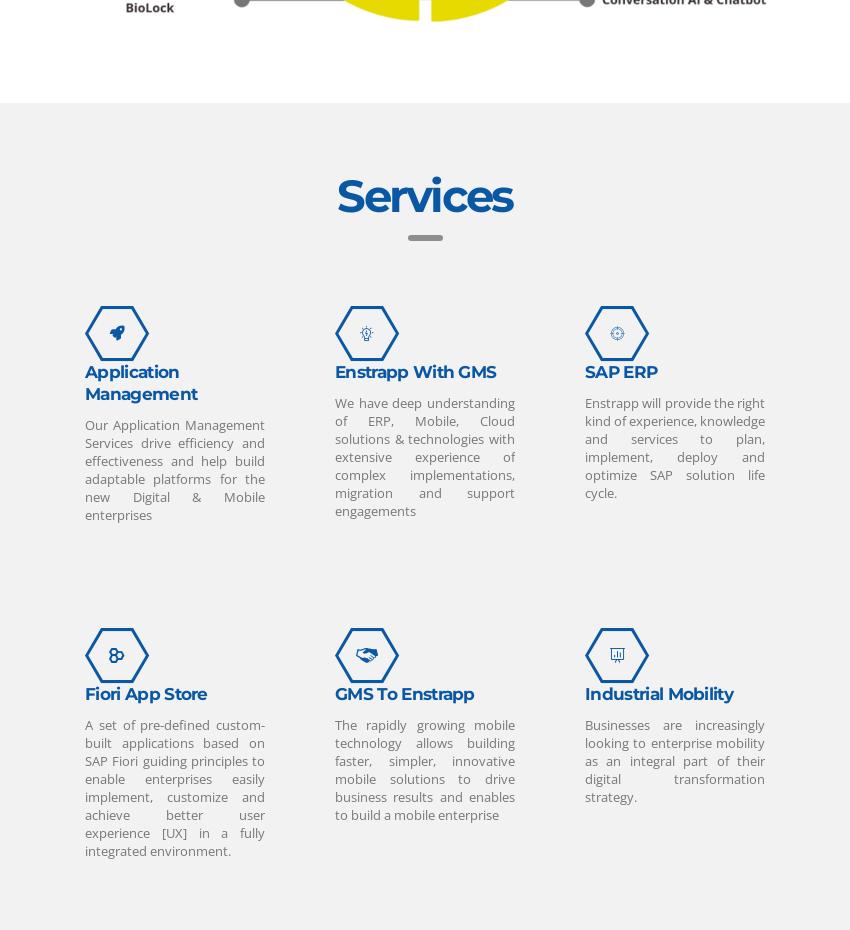 The image size is (850, 930). Describe the element at coordinates (620, 369) in the screenshot. I see `'SAP ERP'` at that location.